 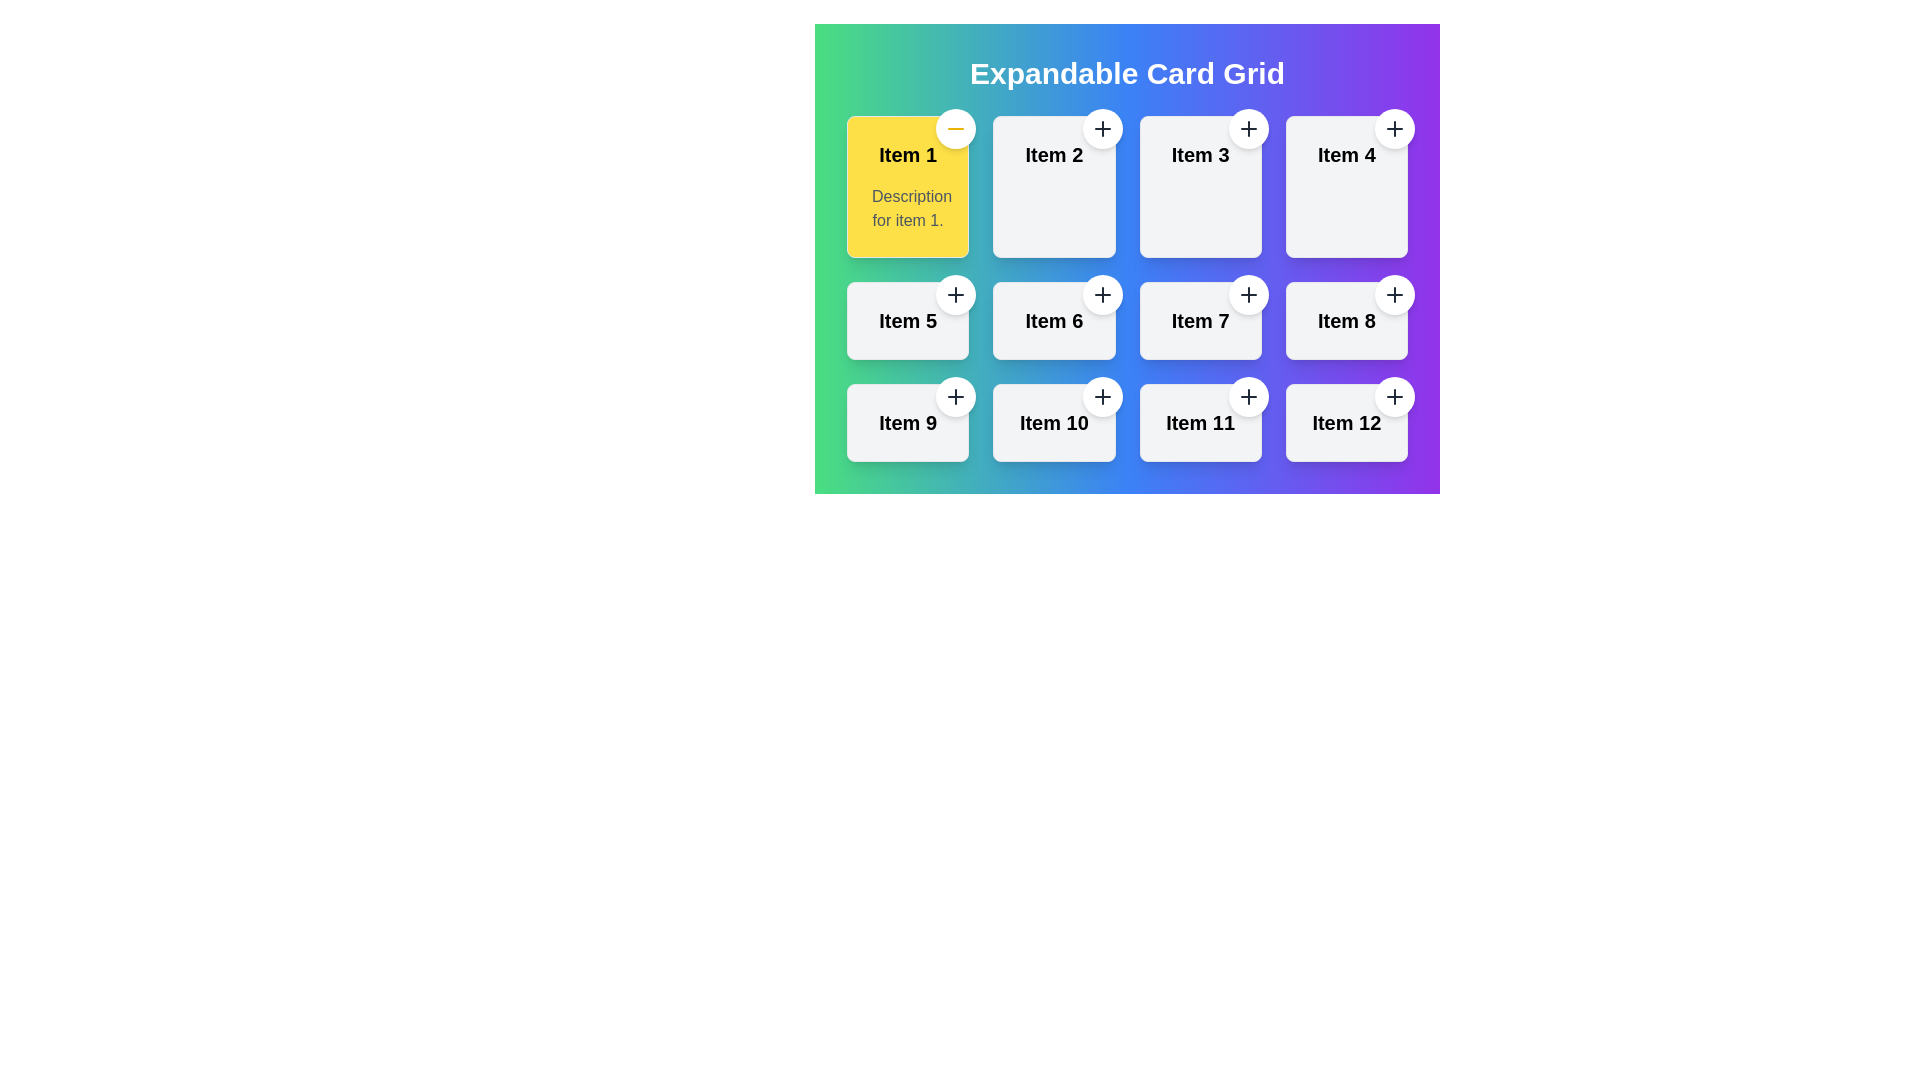 I want to click on the small circular button with a white background and dark gray '+' icon located at the top-right corner of the card labeled 'Item 4', so click(x=1394, y=128).